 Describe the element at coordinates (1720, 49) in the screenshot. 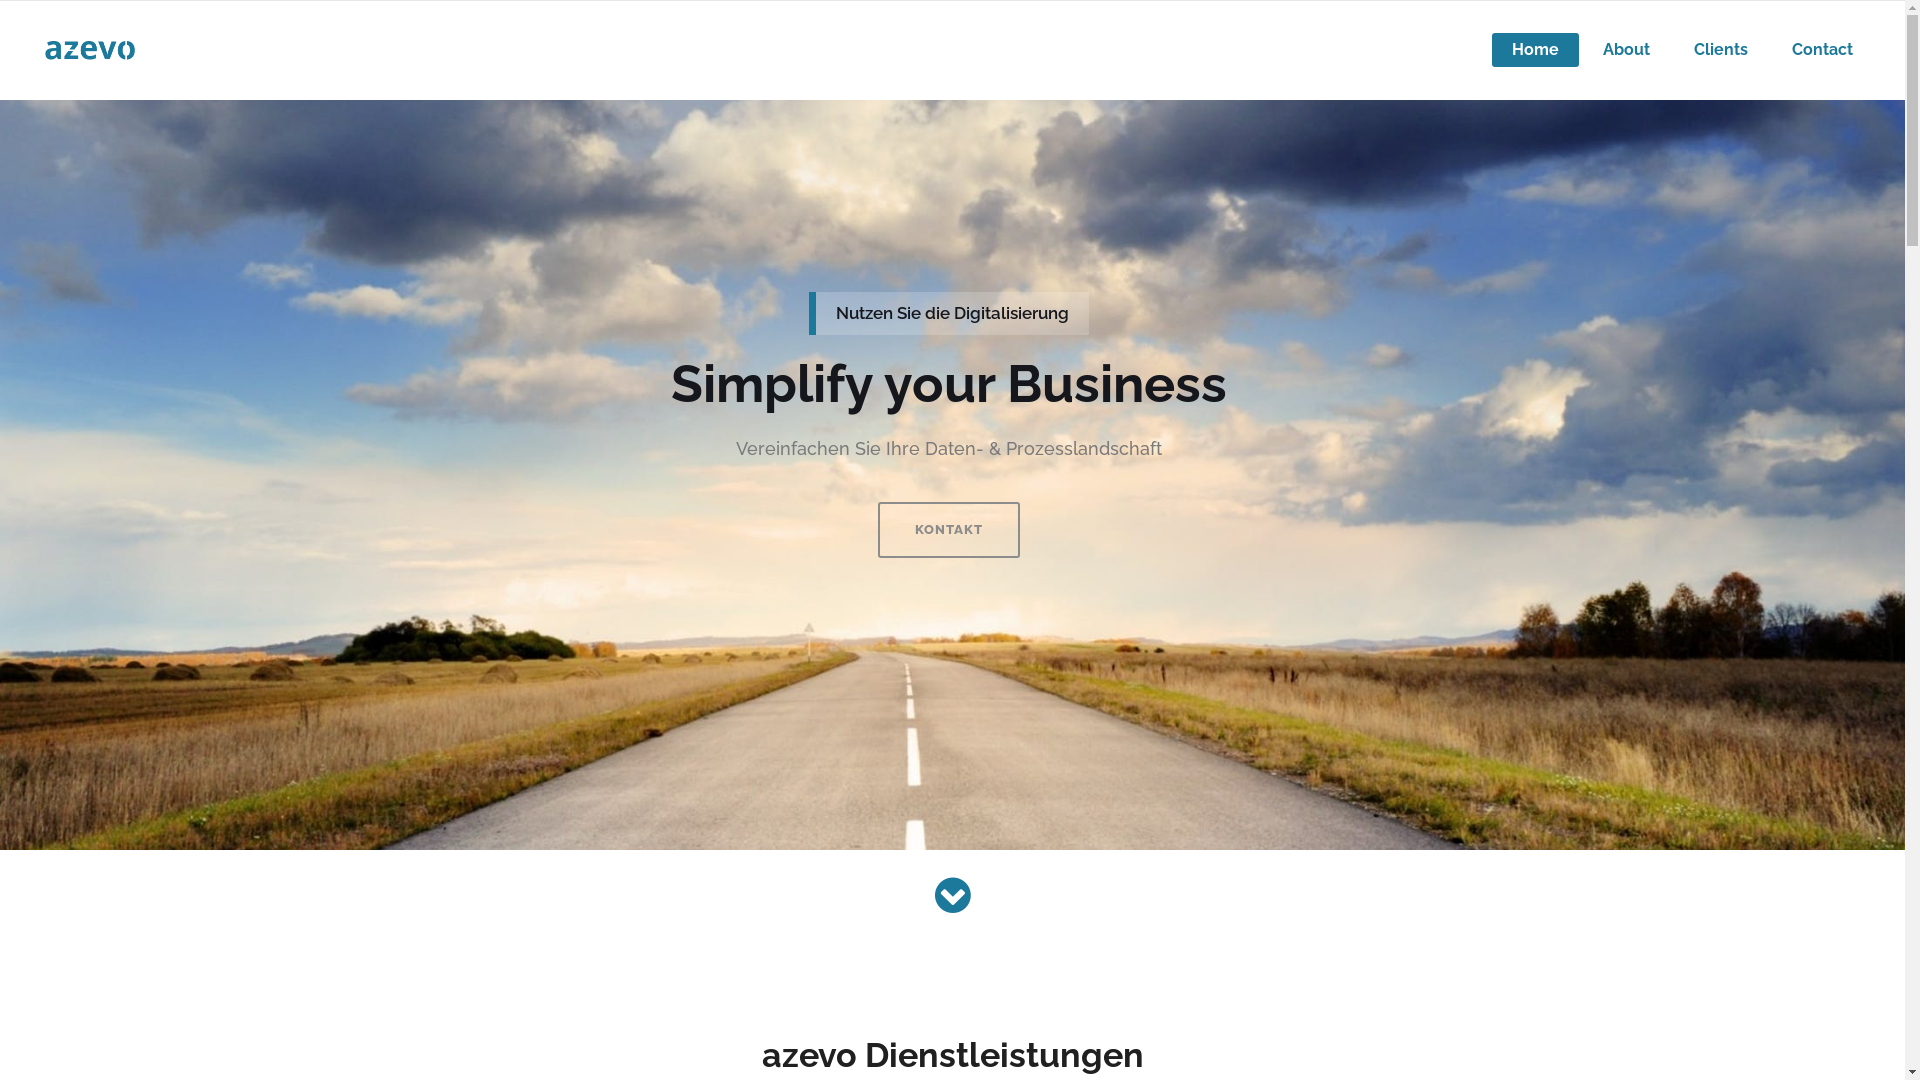

I see `'Clients'` at that location.